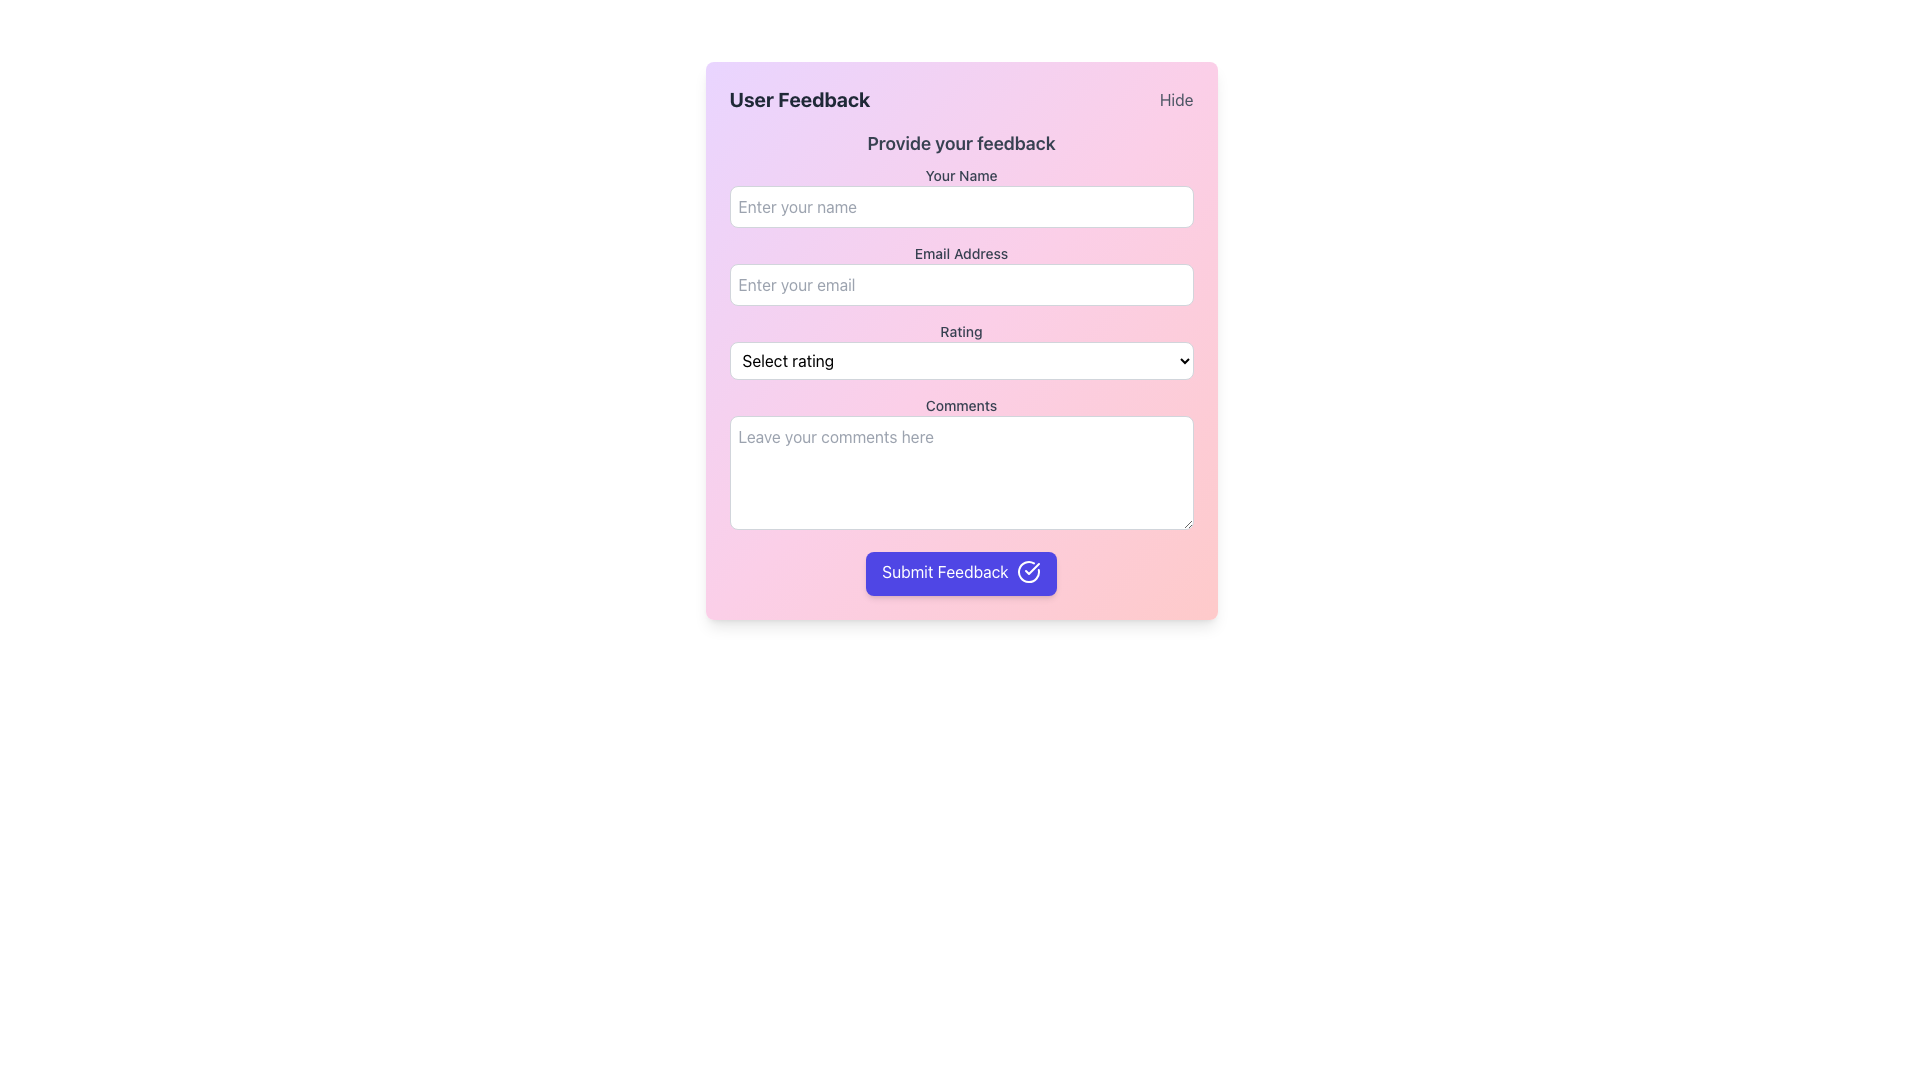 This screenshot has height=1080, width=1920. Describe the element at coordinates (961, 253) in the screenshot. I see `the label that identifies the email input field in the feedback form, located directly above it` at that location.